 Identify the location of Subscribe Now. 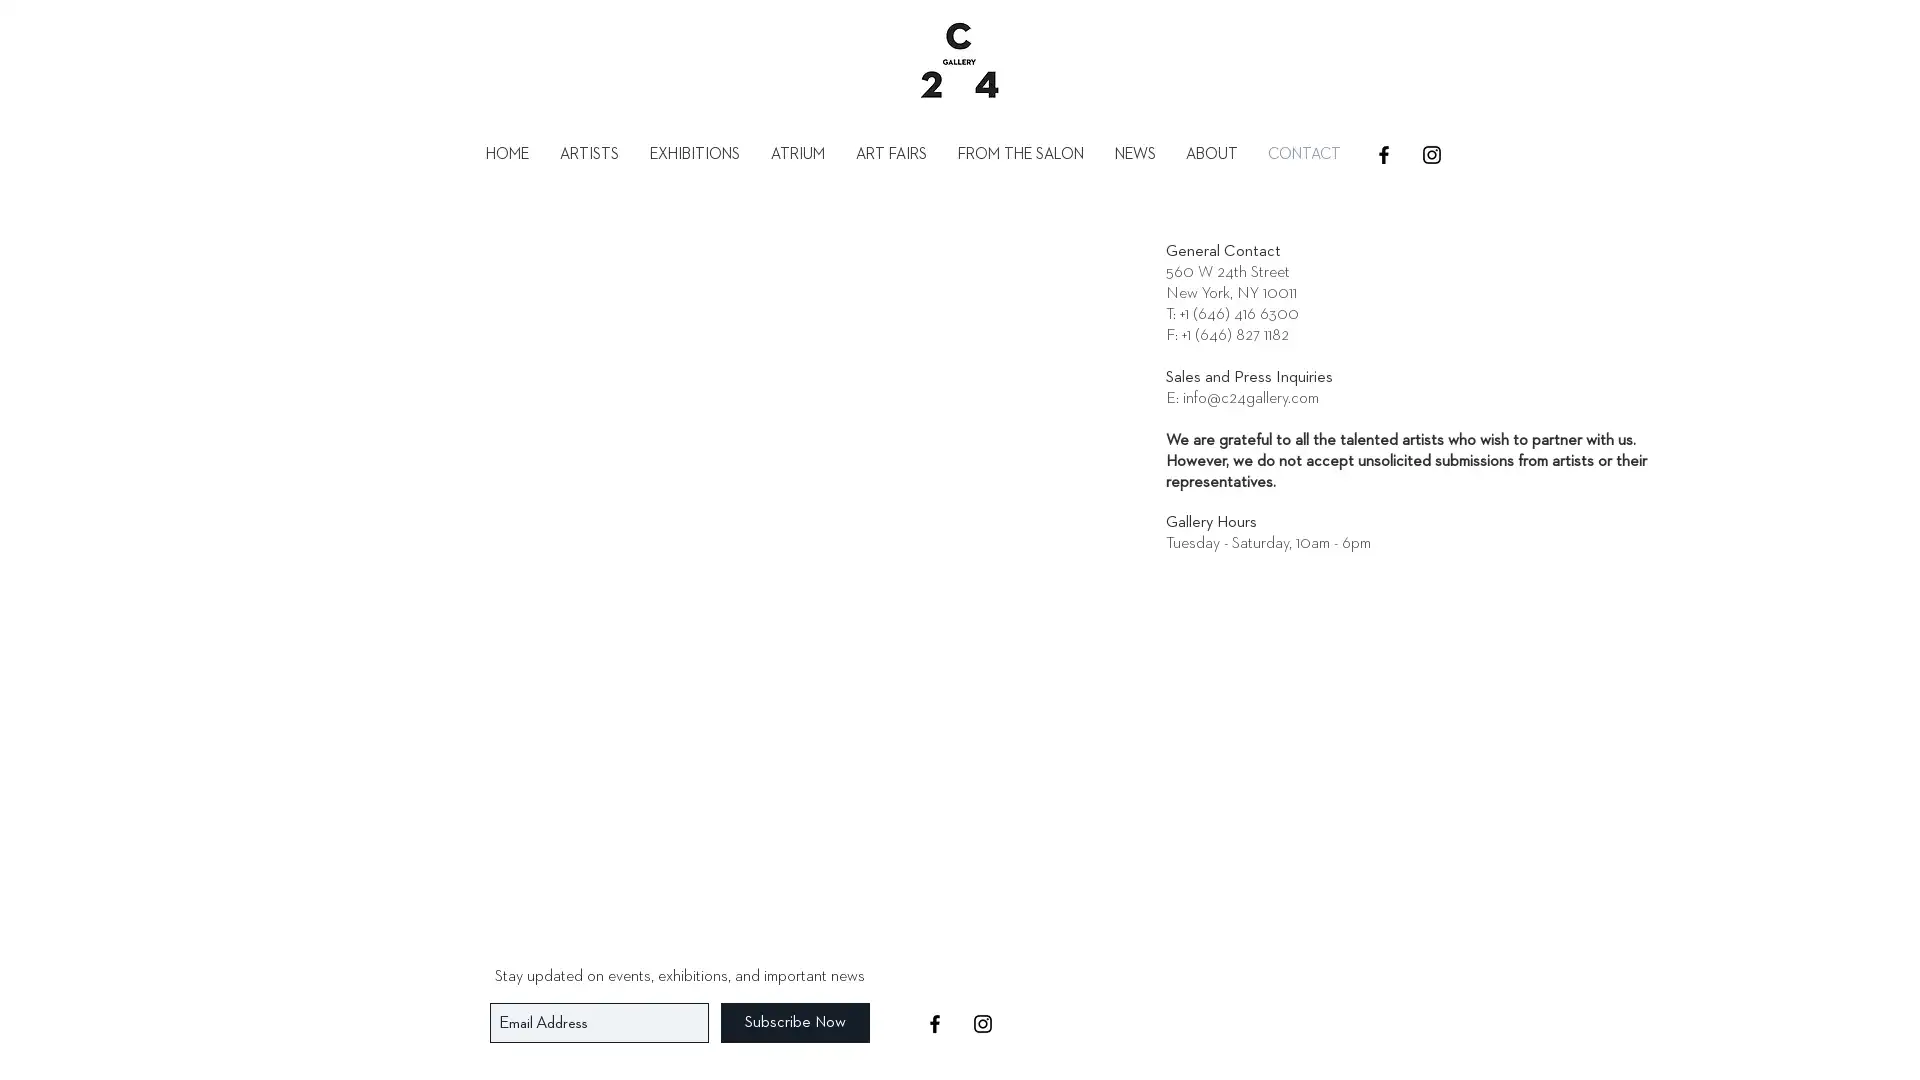
(794, 1022).